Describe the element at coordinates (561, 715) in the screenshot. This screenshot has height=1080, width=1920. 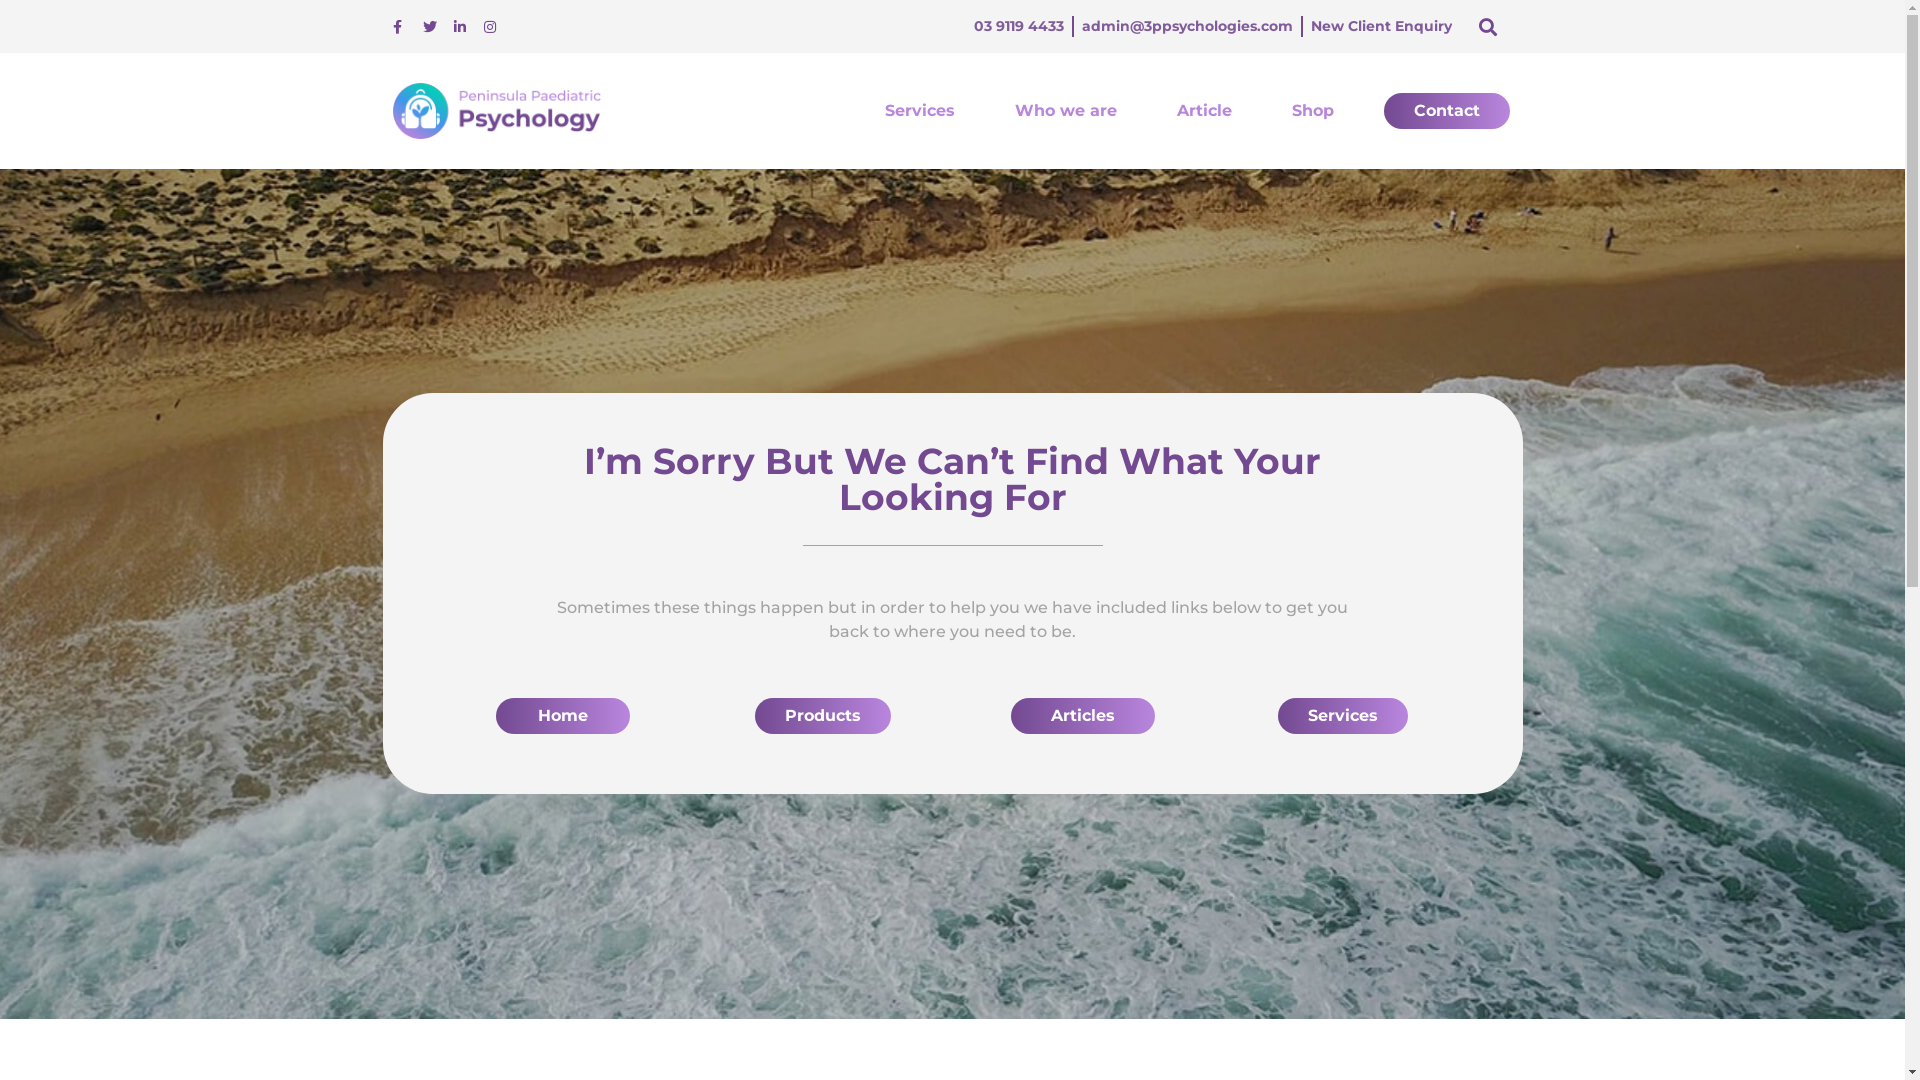
I see `'Home'` at that location.